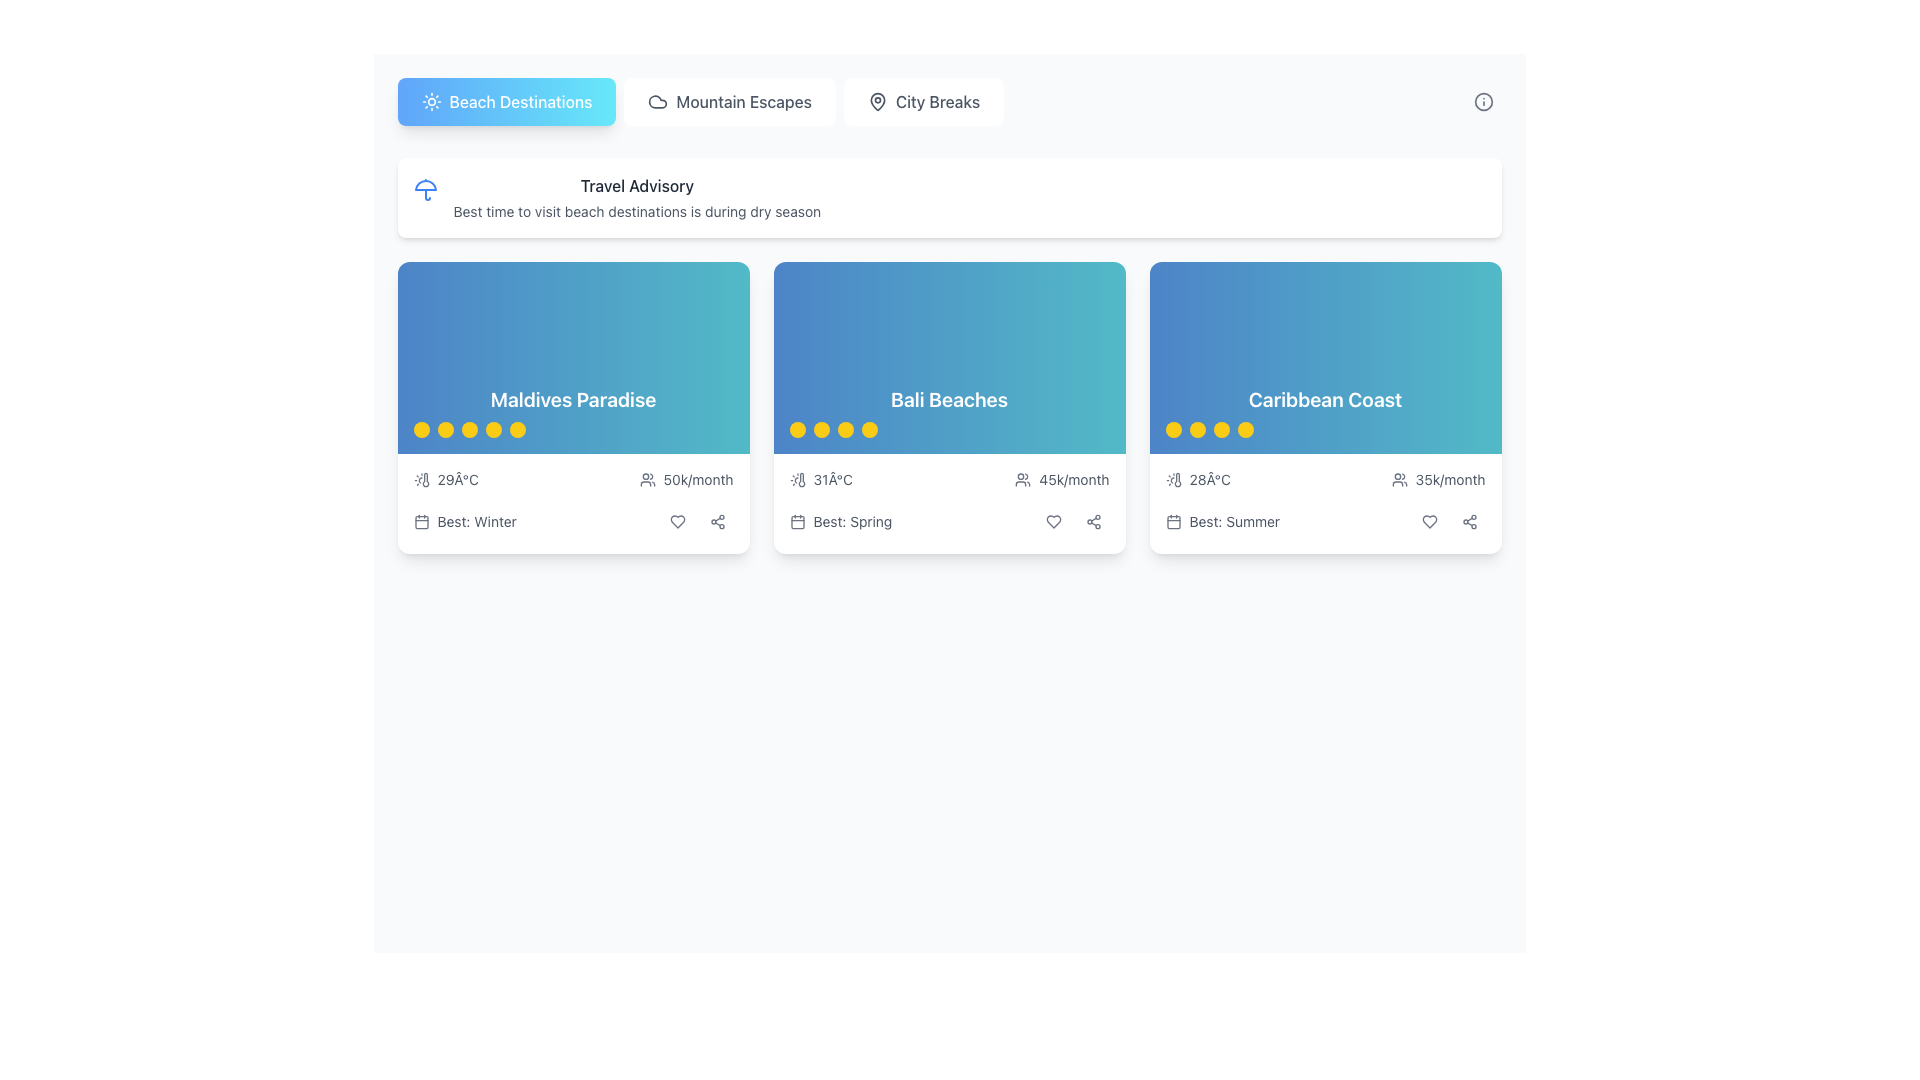 This screenshot has width=1920, height=1080. What do you see at coordinates (517, 428) in the screenshot?
I see `the fifth yellow circle in the row of visual indicators for the 'Maldives Paradise' card` at bounding box center [517, 428].